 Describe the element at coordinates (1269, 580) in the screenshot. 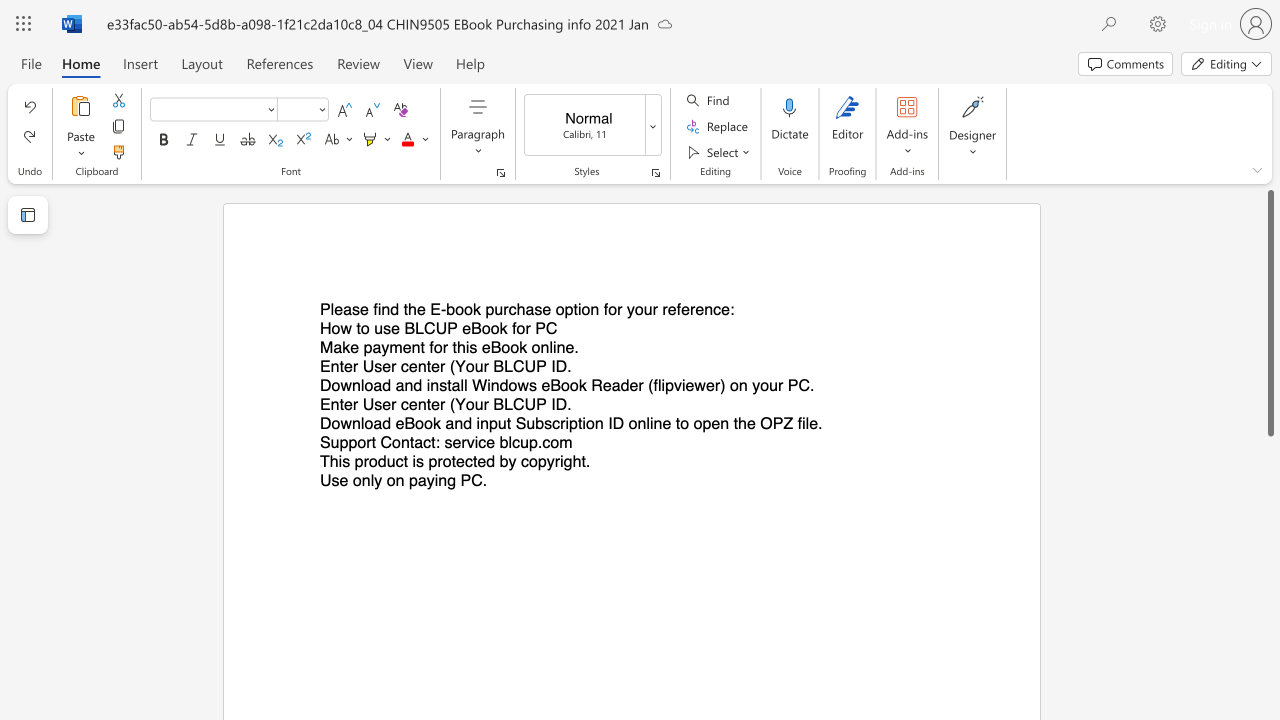

I see `the scrollbar to move the page downward` at that location.